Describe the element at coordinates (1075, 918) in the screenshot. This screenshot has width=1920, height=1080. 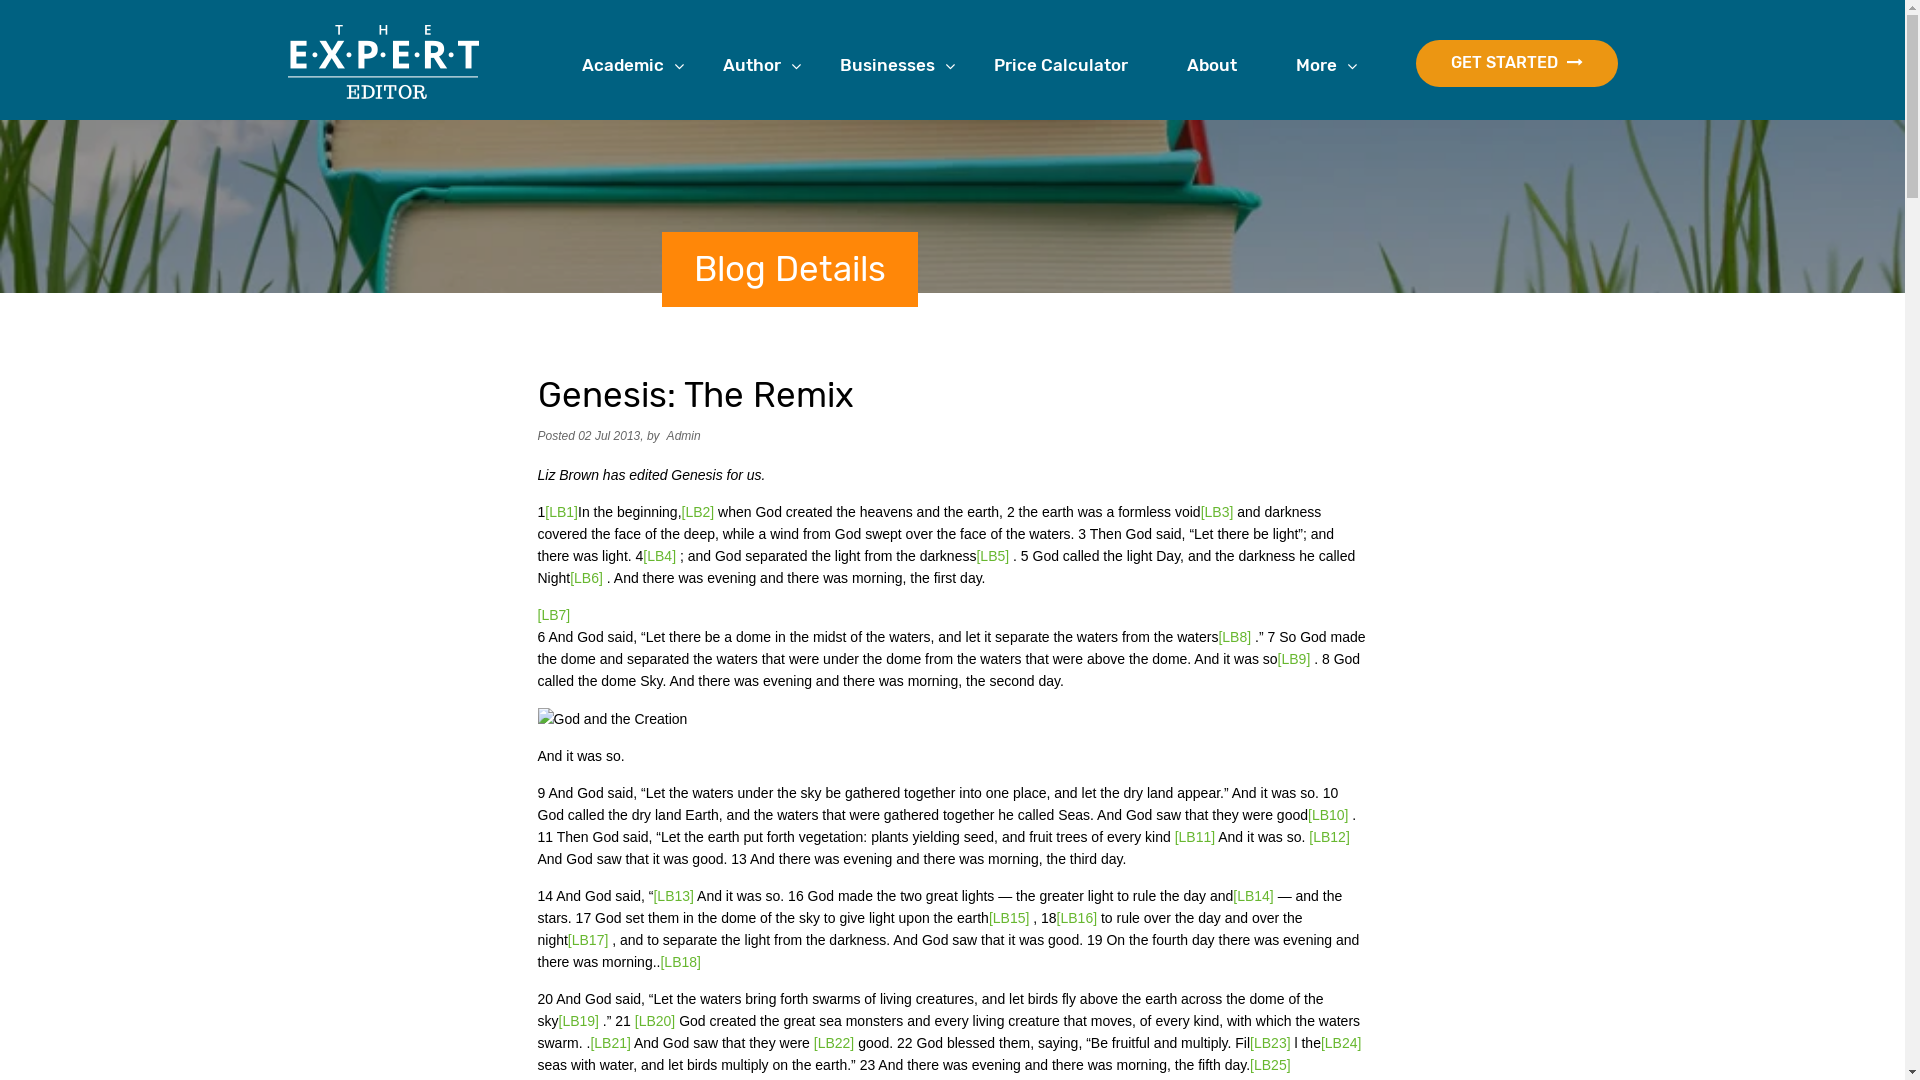
I see `'[LB16]'` at that location.